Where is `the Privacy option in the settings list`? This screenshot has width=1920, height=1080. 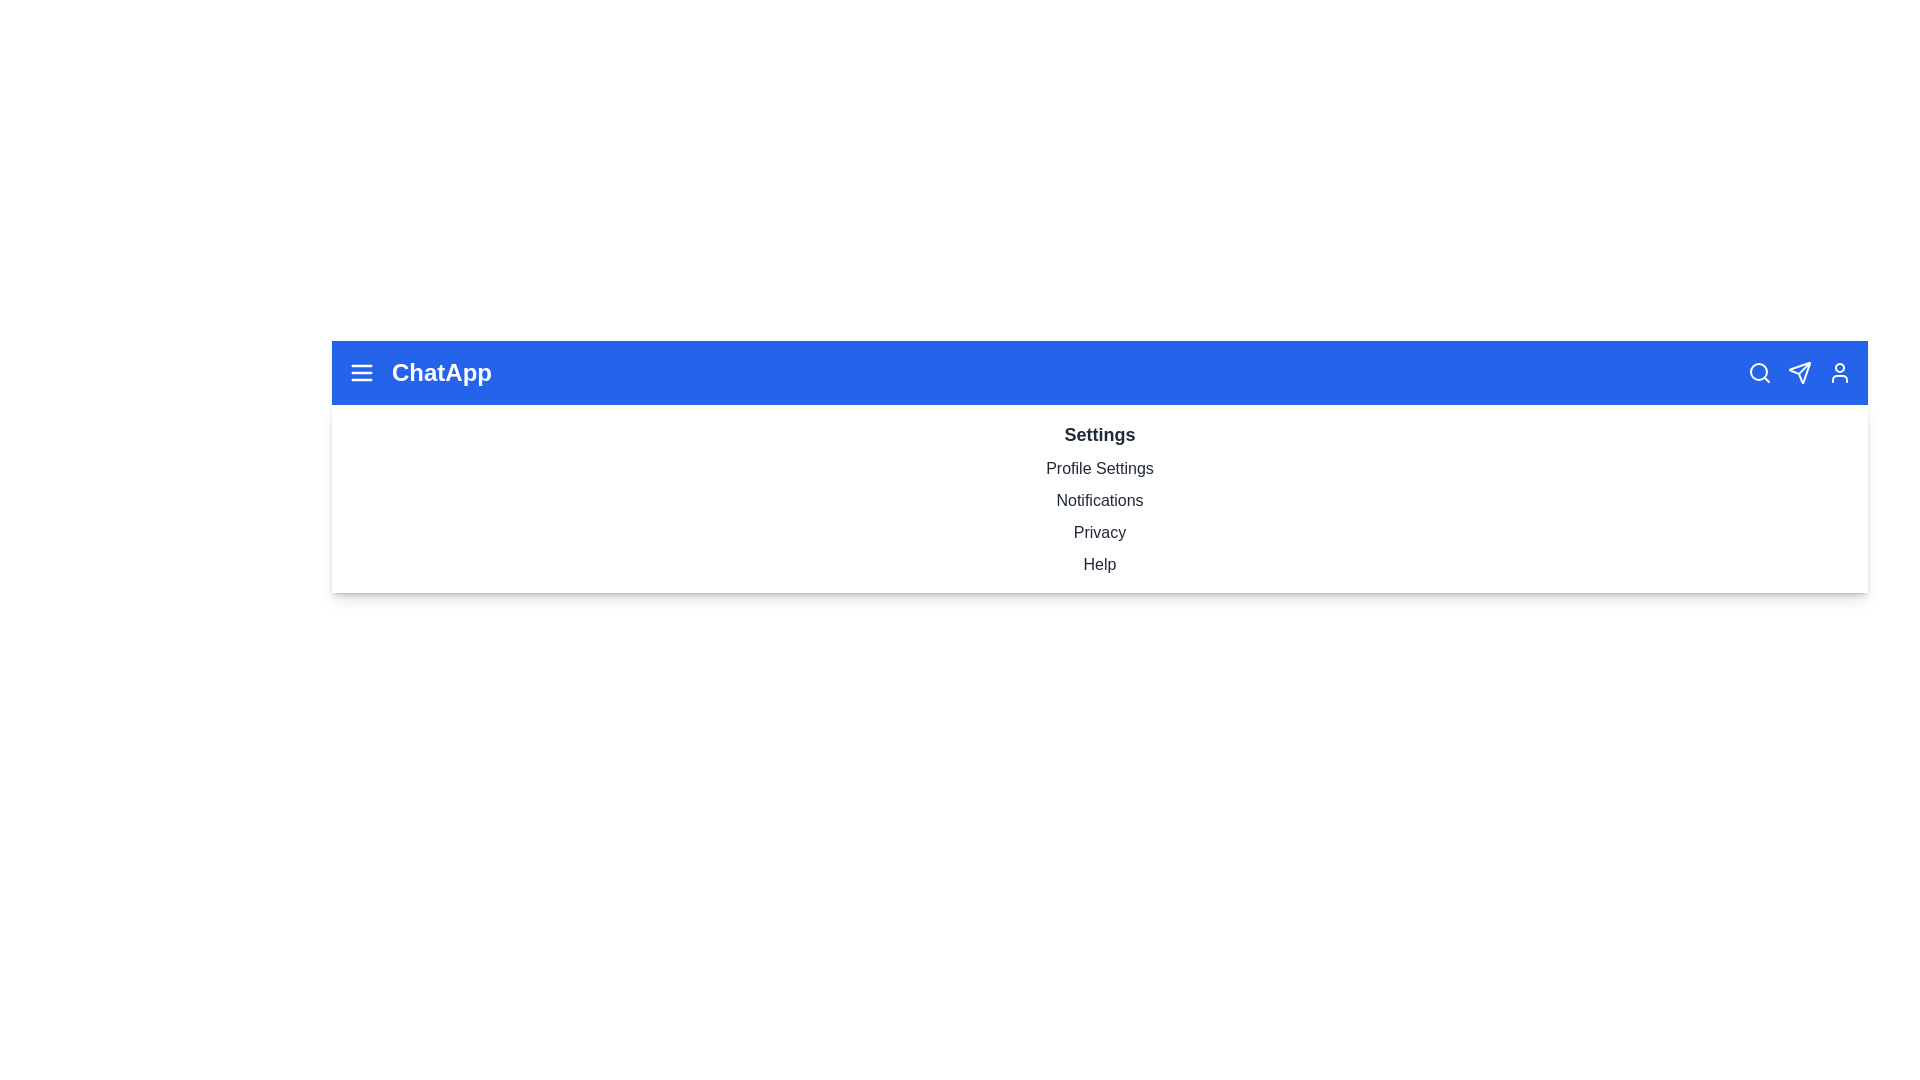
the Privacy option in the settings list is located at coordinates (1098, 531).